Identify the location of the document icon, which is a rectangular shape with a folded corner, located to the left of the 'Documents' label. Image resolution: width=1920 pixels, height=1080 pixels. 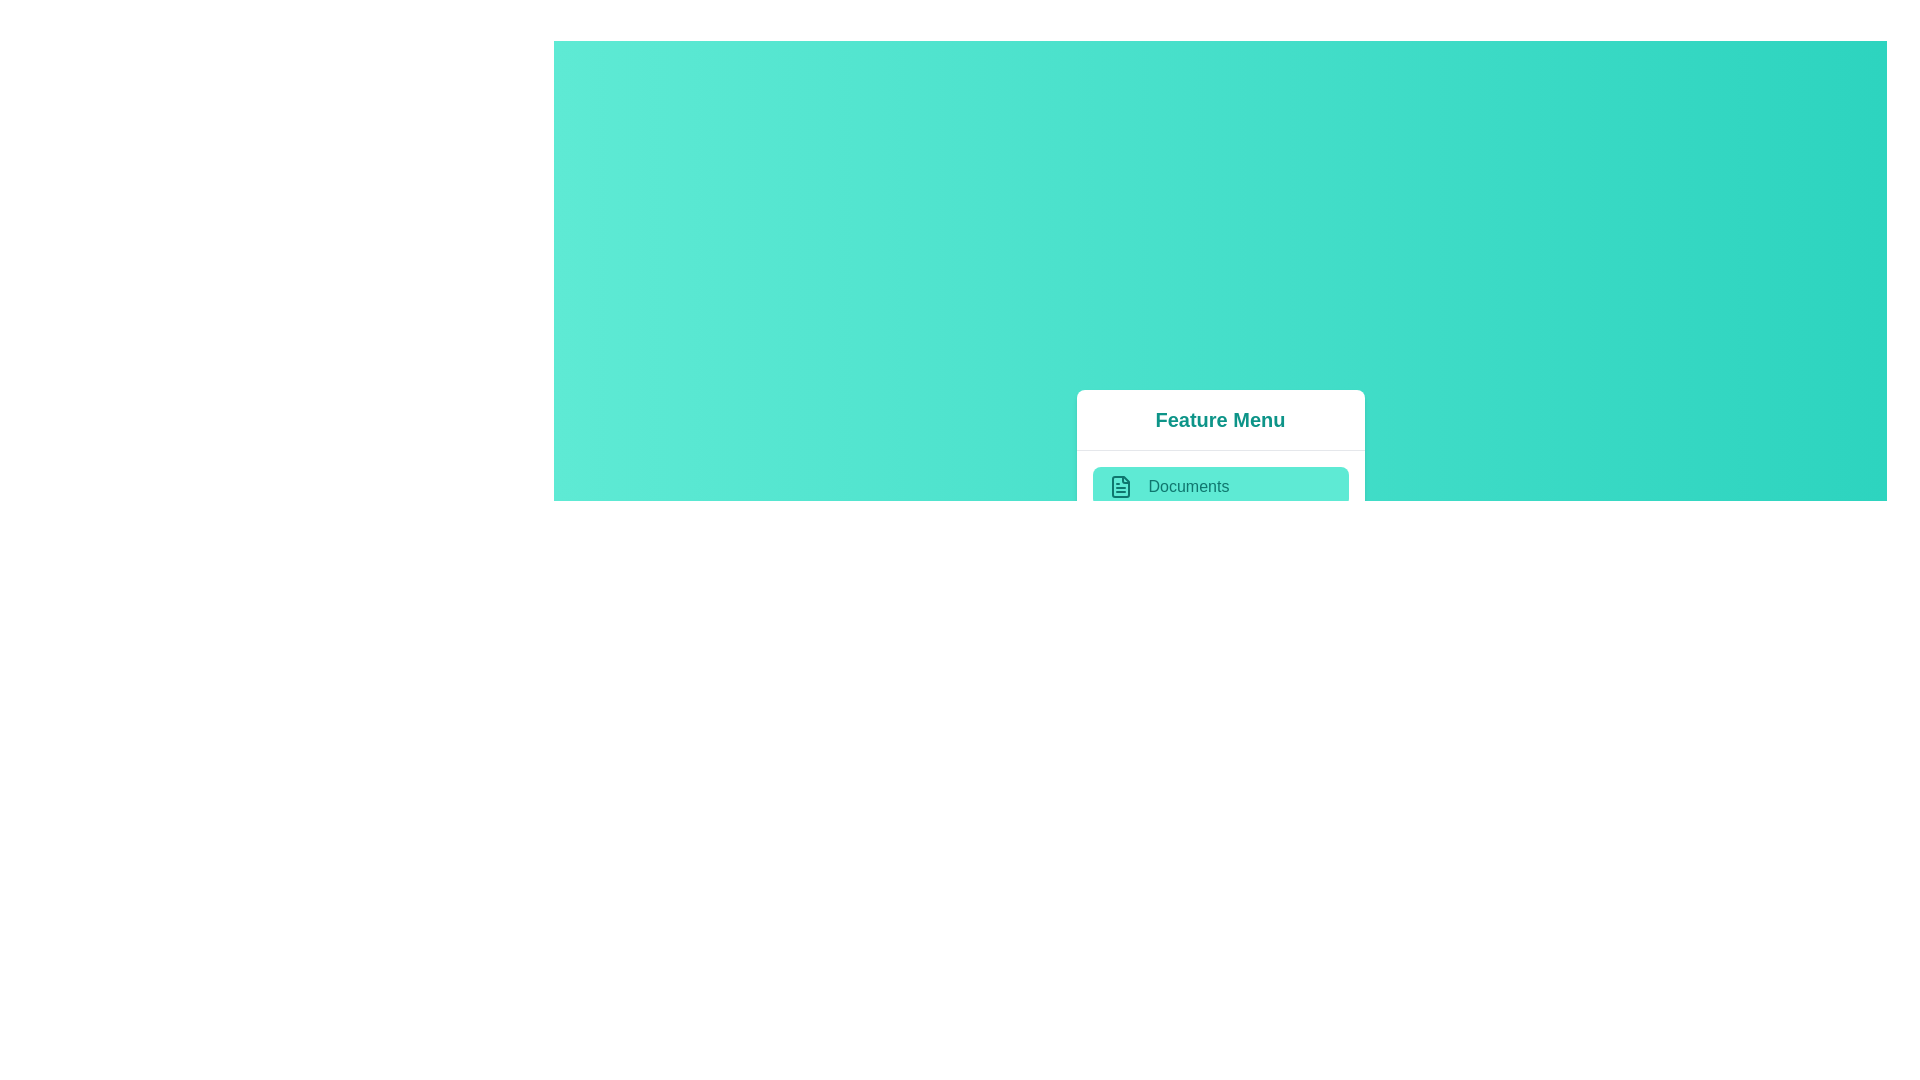
(1120, 486).